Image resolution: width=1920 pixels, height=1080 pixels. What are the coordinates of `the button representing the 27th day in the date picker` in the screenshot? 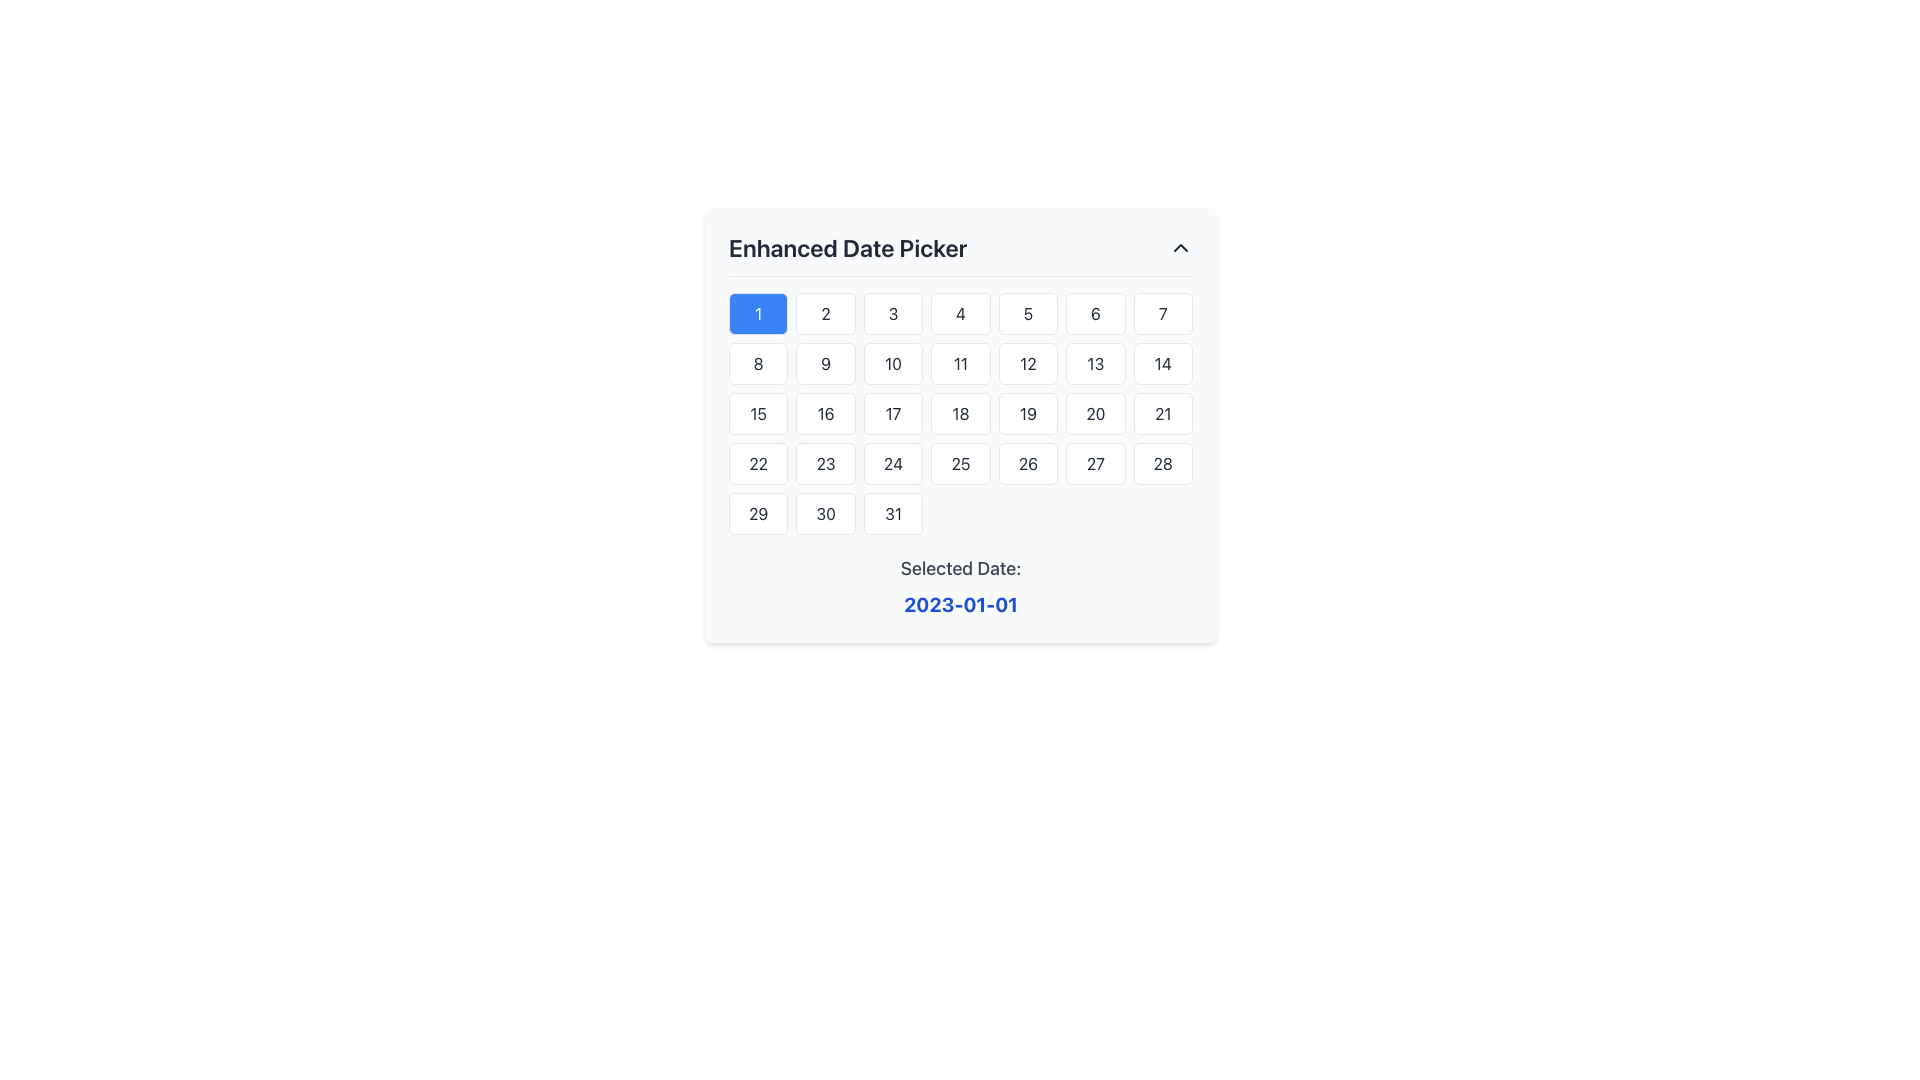 It's located at (1094, 463).